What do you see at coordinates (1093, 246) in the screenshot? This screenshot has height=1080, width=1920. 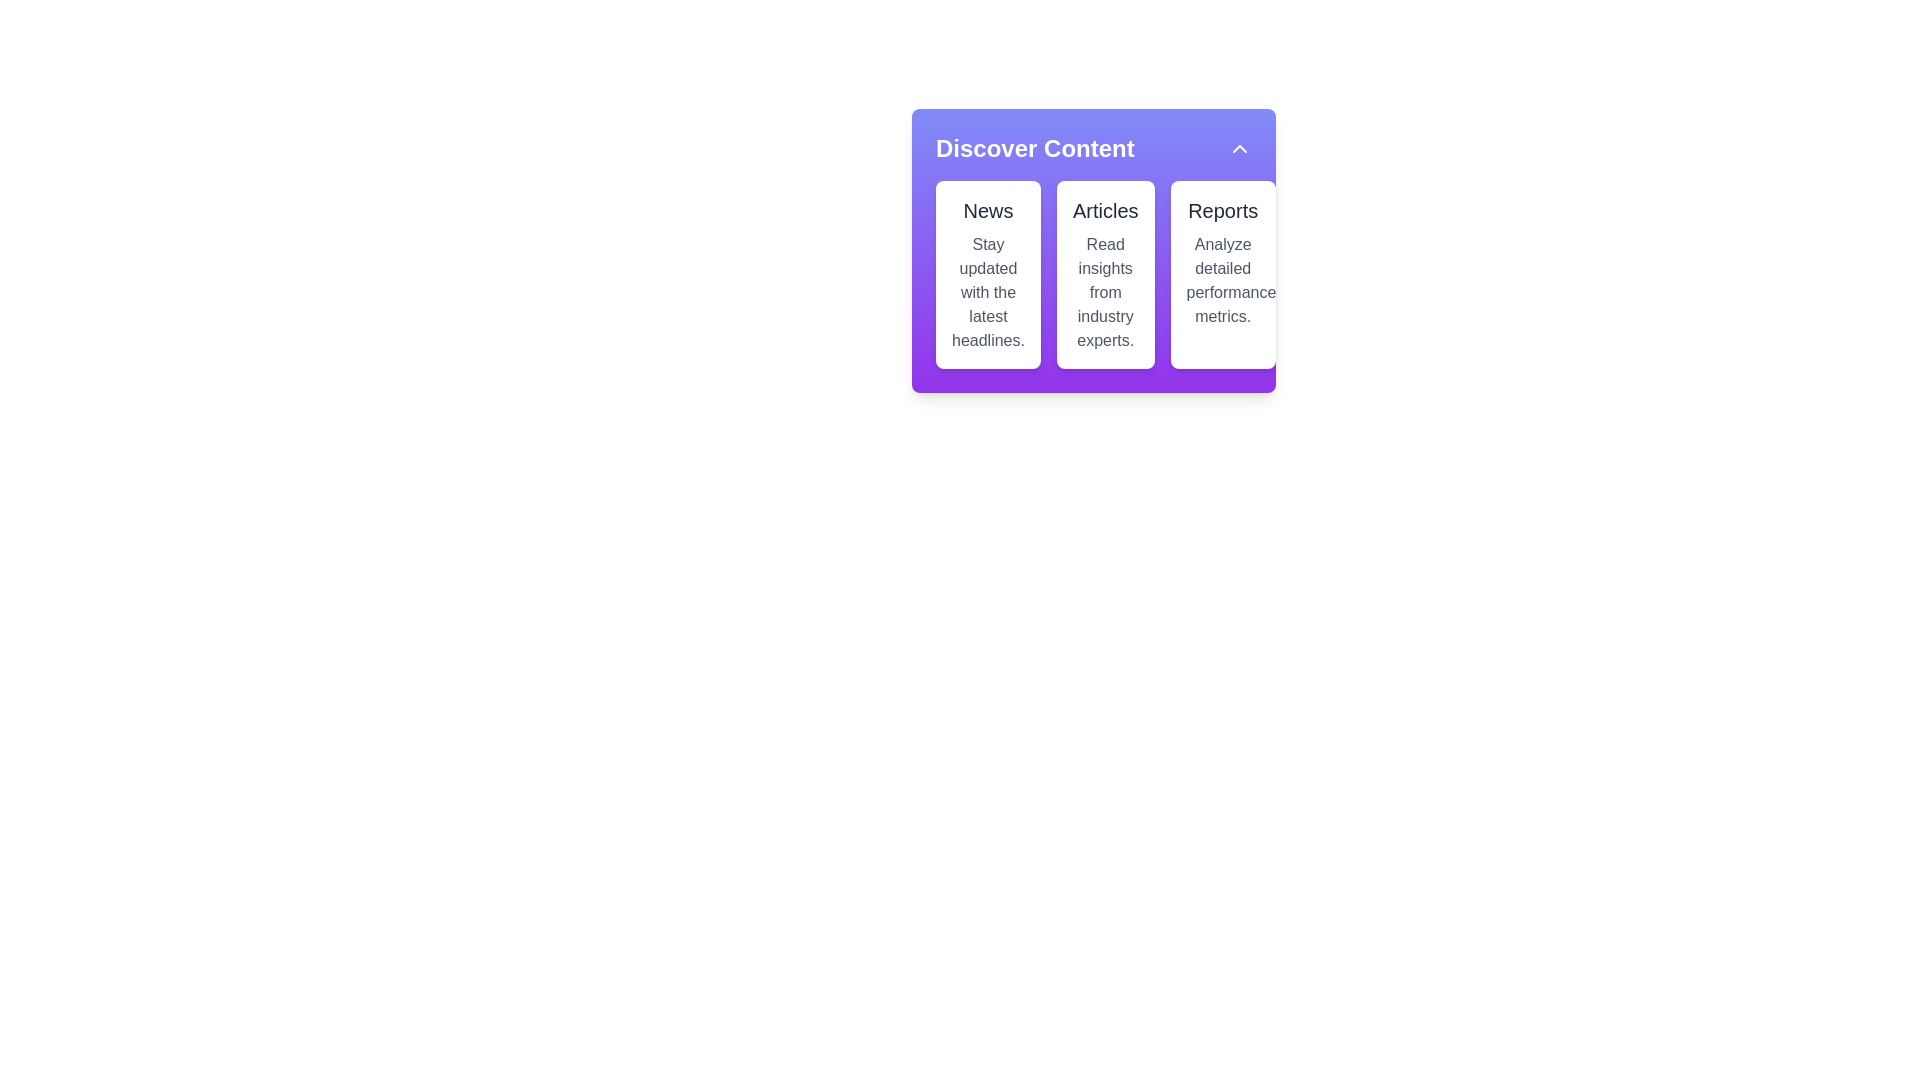 I see `the 'Discover Content' card section title` at bounding box center [1093, 246].